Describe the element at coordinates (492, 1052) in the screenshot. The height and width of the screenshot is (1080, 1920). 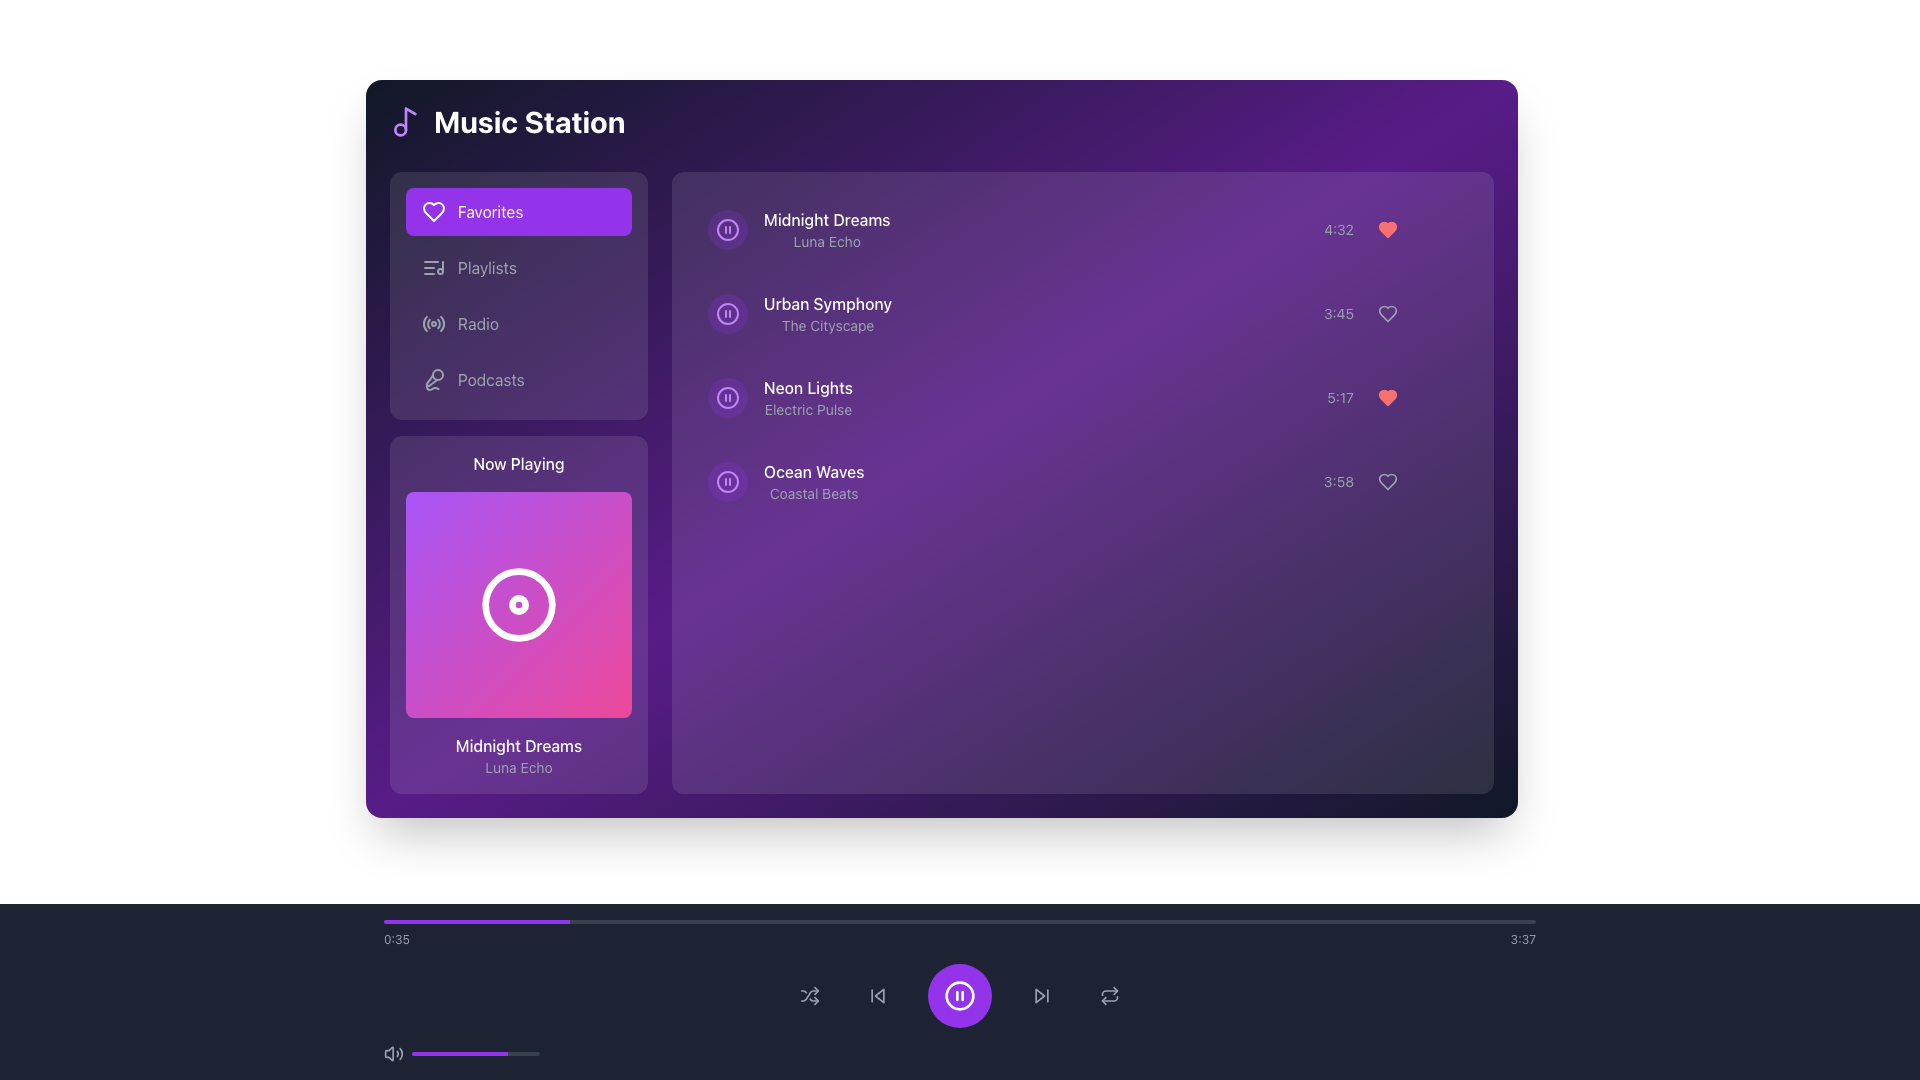
I see `the slider value` at that location.